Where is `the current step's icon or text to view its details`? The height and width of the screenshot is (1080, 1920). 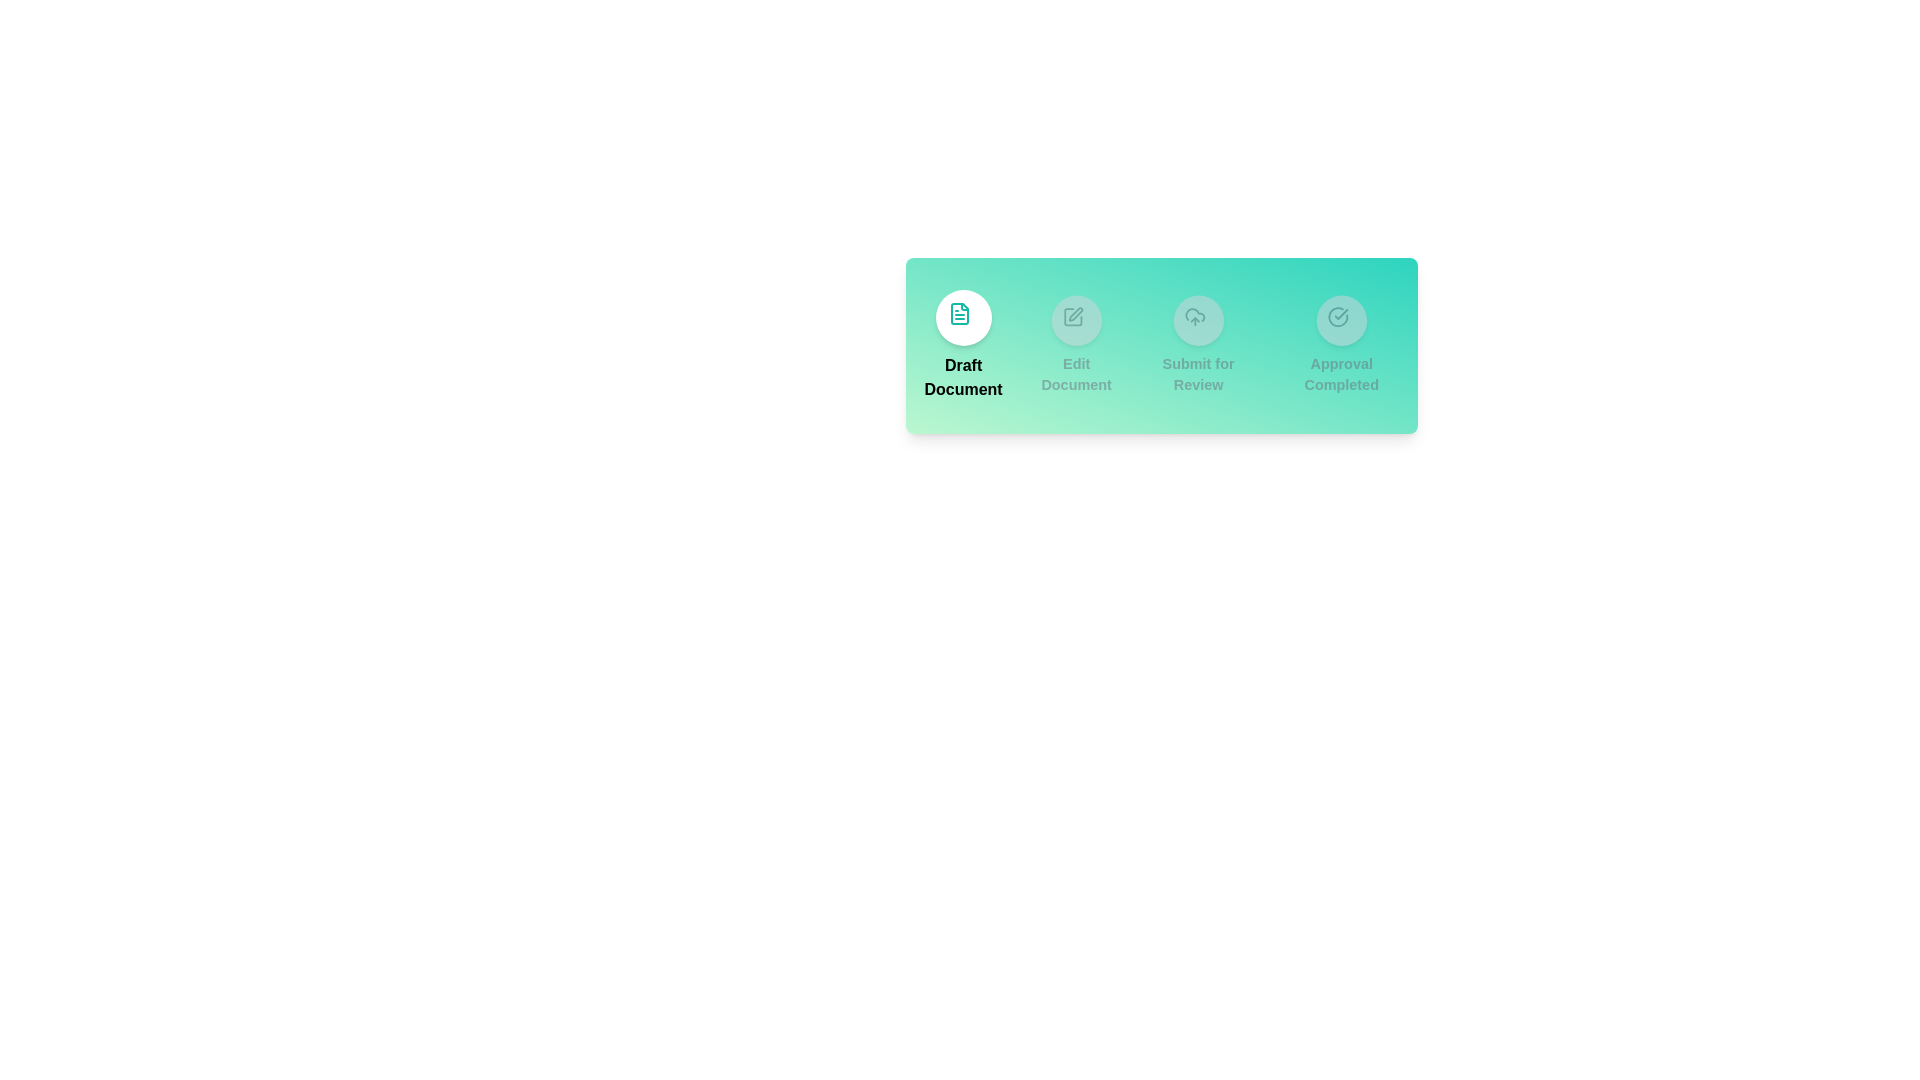 the current step's icon or text to view its details is located at coordinates (963, 316).